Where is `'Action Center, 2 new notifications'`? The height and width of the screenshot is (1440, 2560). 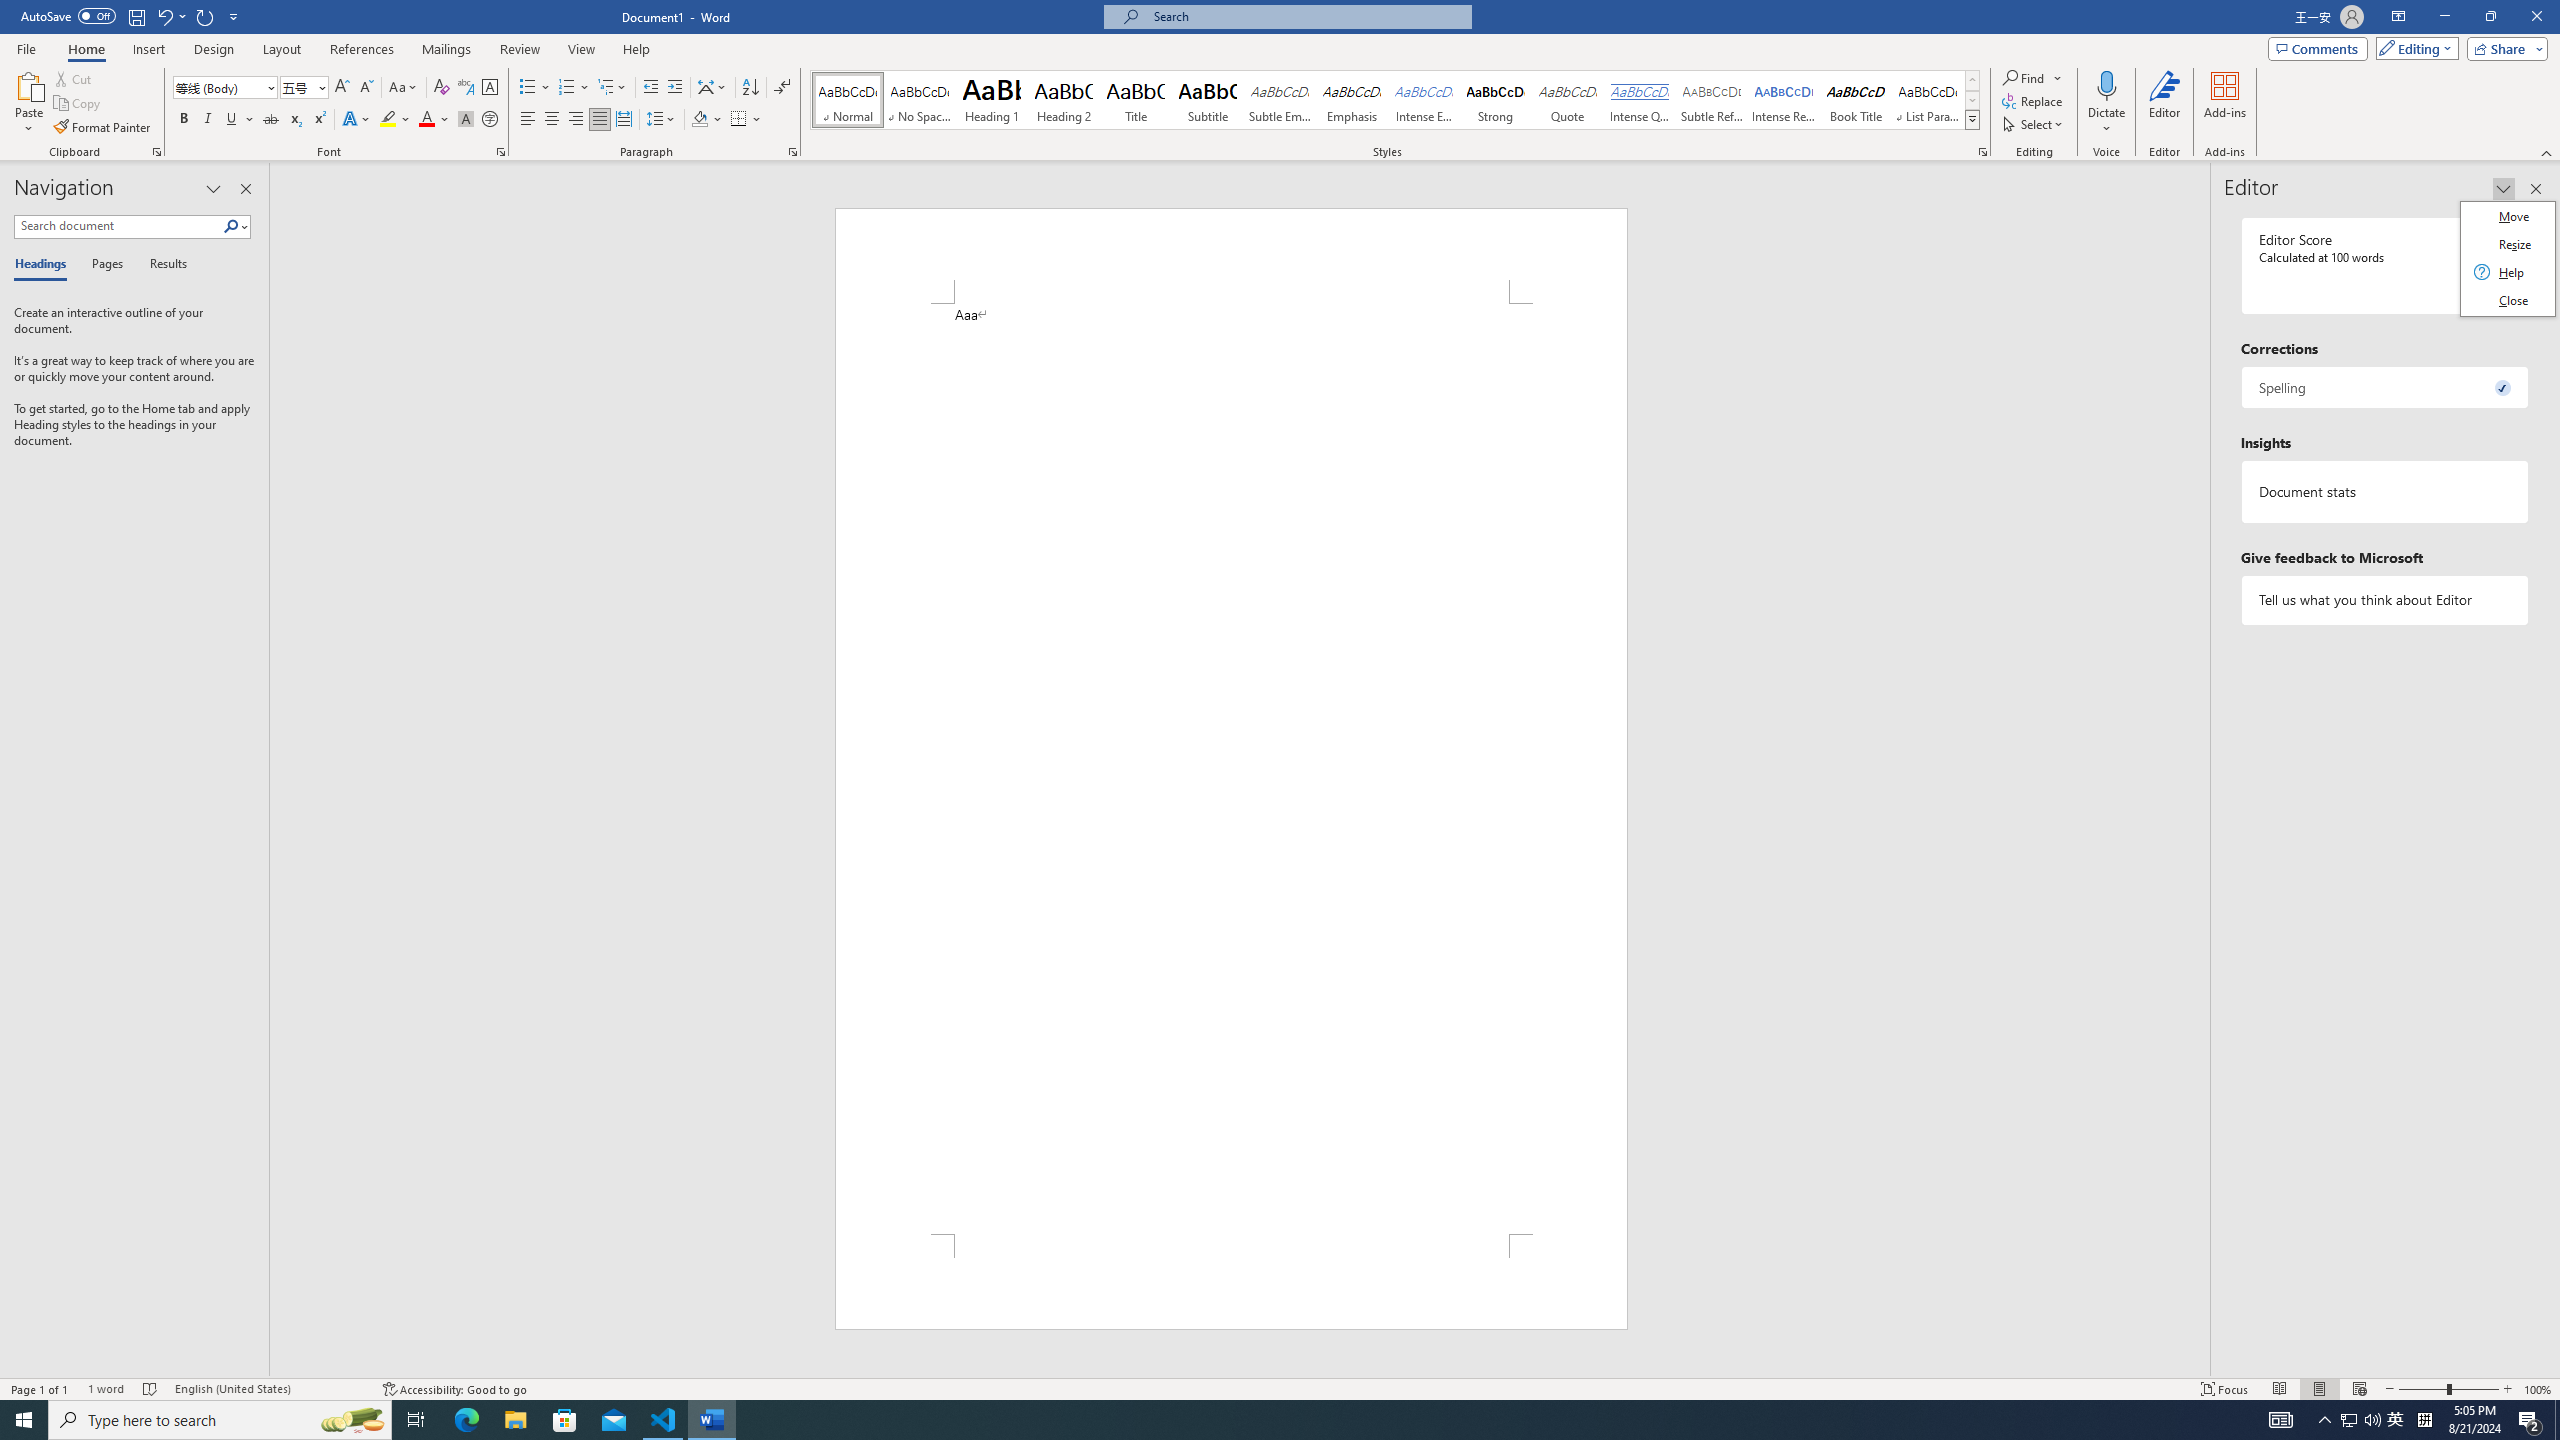 'Action Center, 2 new notifications' is located at coordinates (2530, 1418).